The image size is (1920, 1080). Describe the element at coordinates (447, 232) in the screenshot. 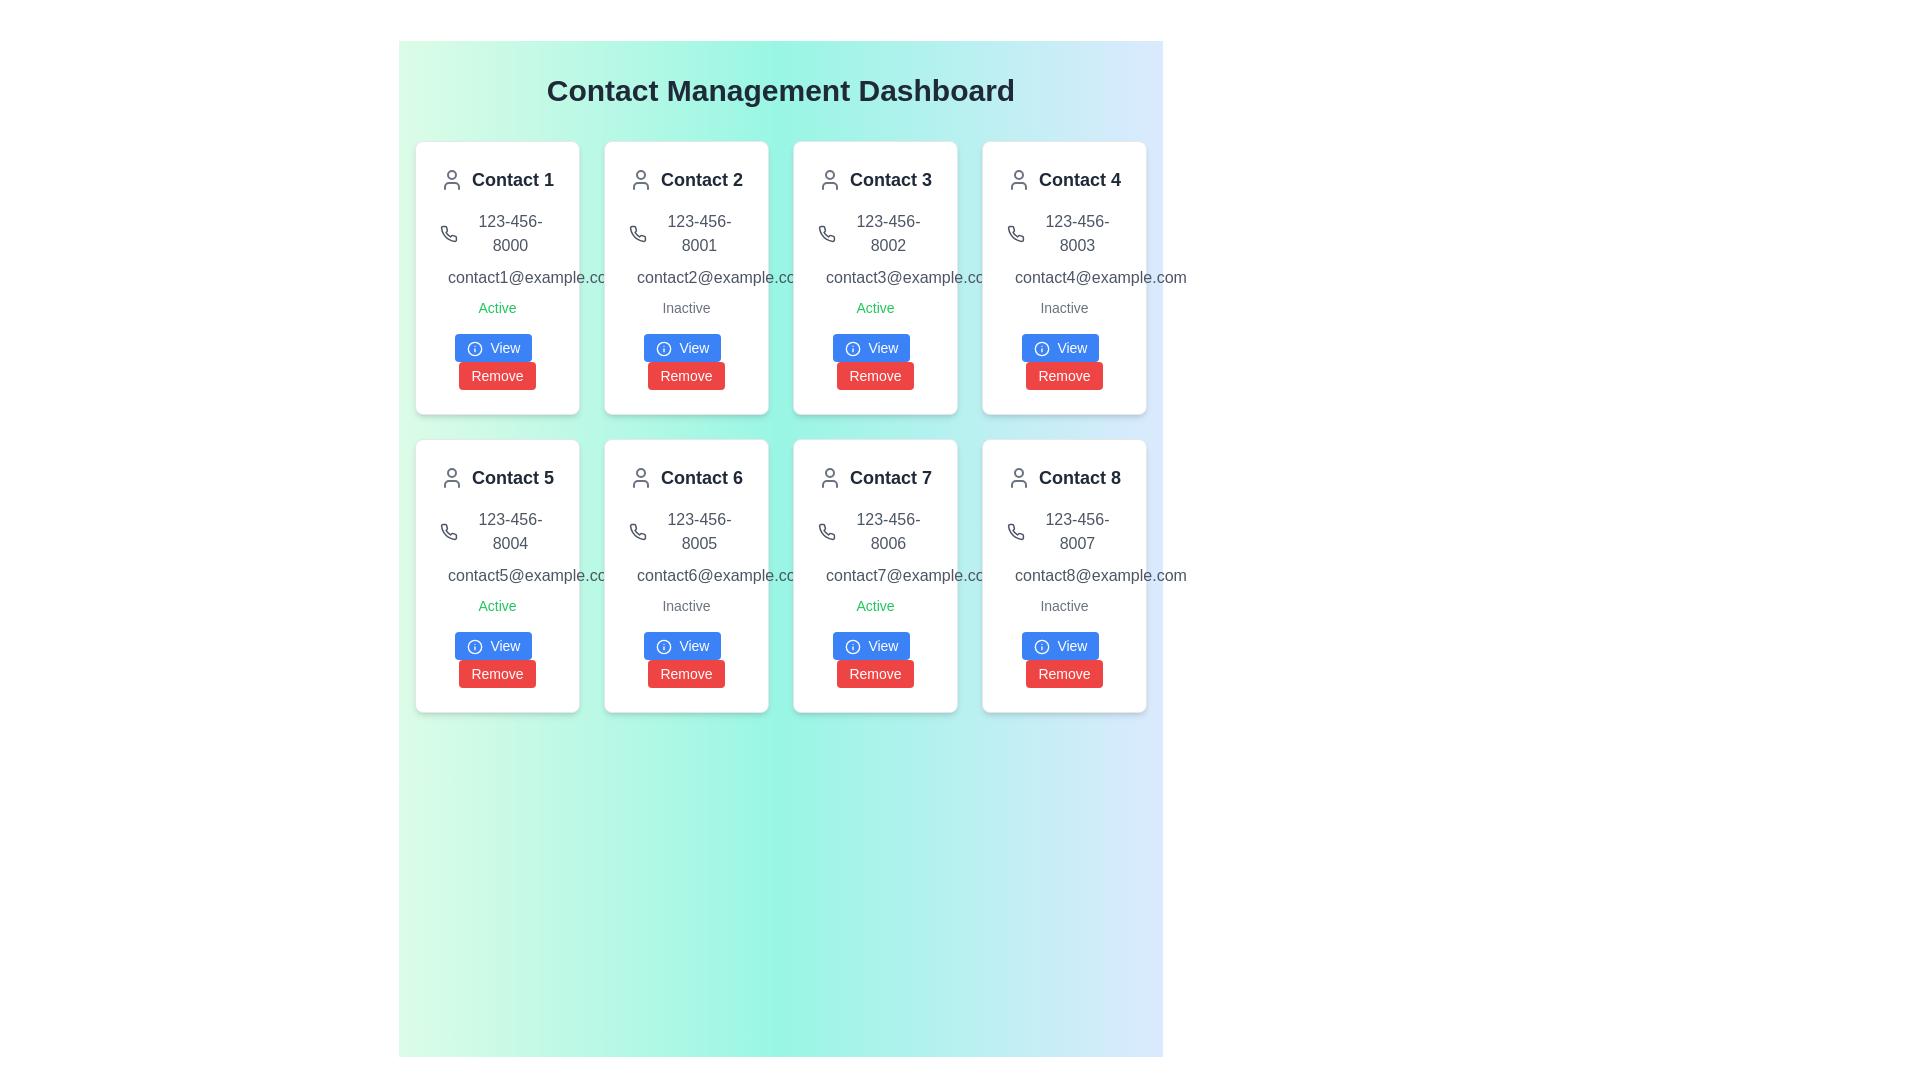

I see `the phone-shaped icon located at the top-left of the 'Contact 1' card, adjacent to the title 'Contact 1'` at that location.